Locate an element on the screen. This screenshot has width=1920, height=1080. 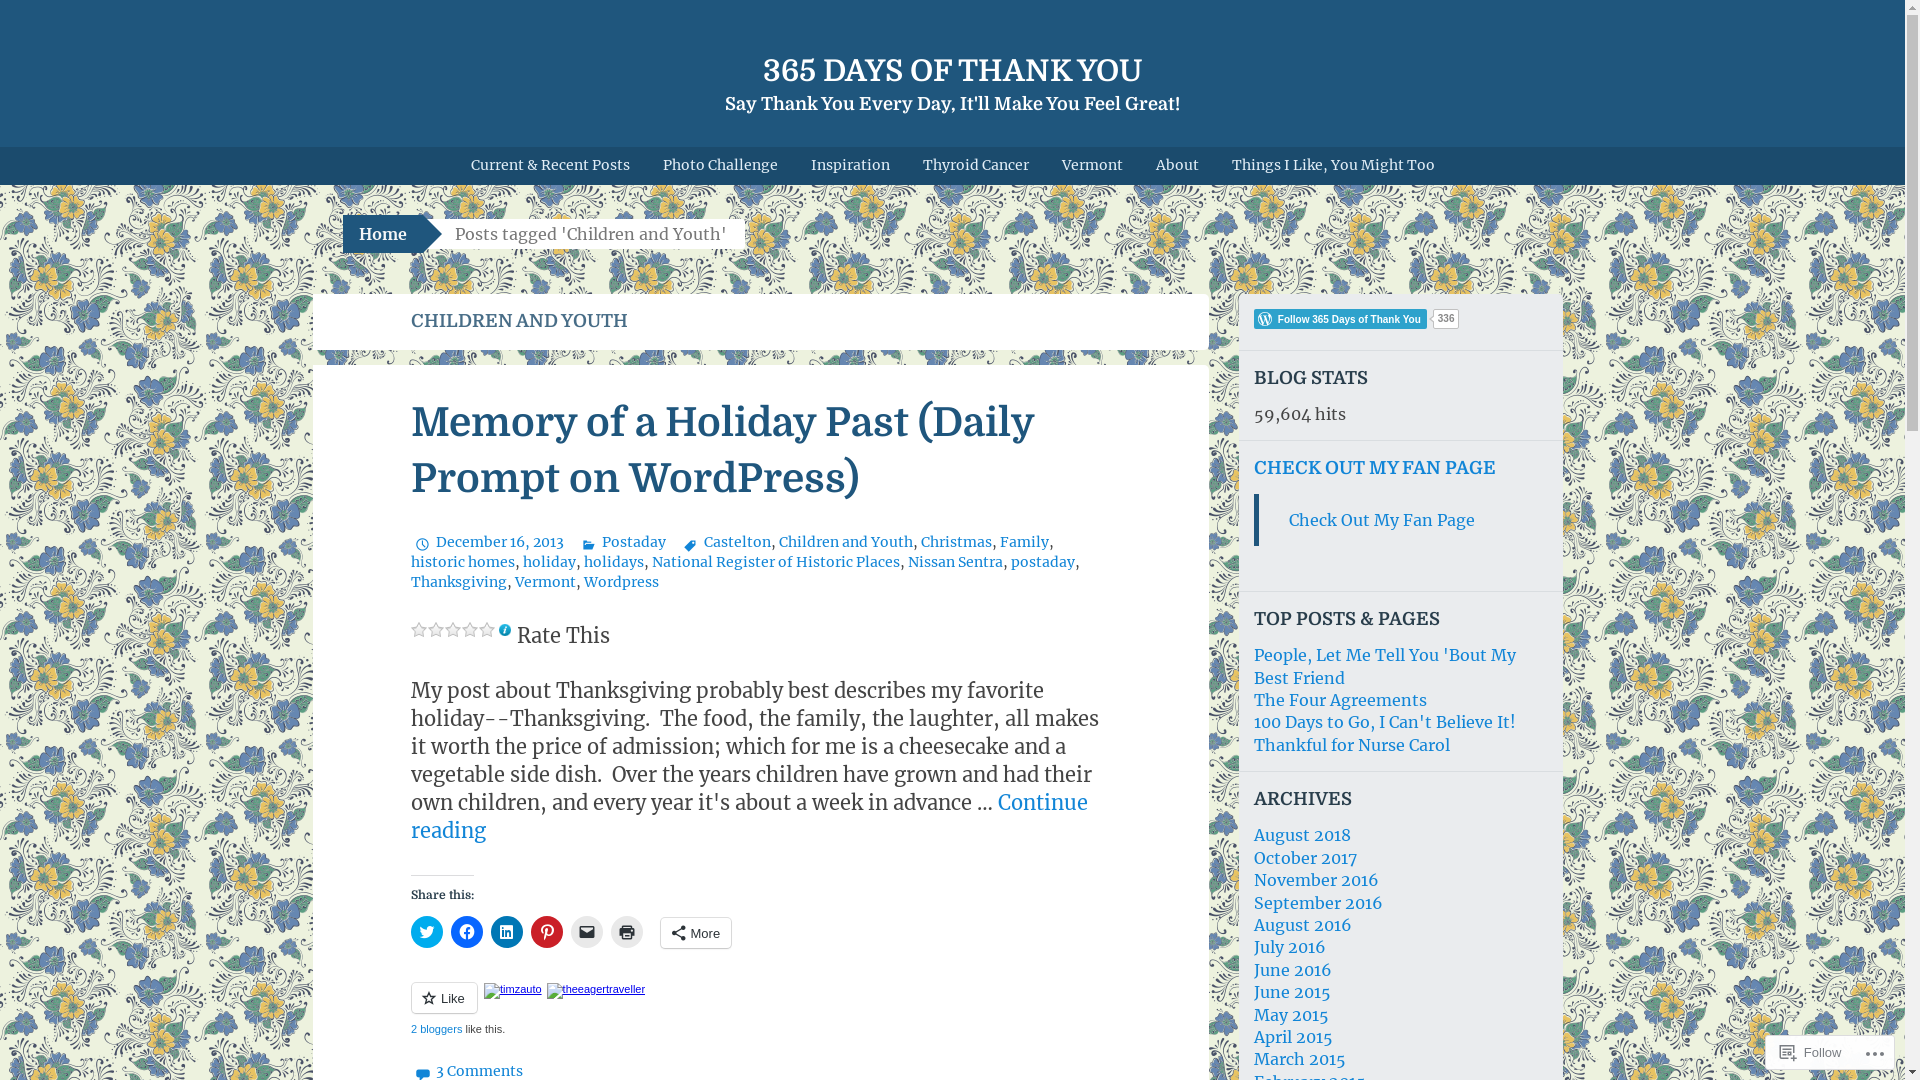
'People, Let Me Tell You 'Bout My Best Friend' is located at coordinates (1384, 666).